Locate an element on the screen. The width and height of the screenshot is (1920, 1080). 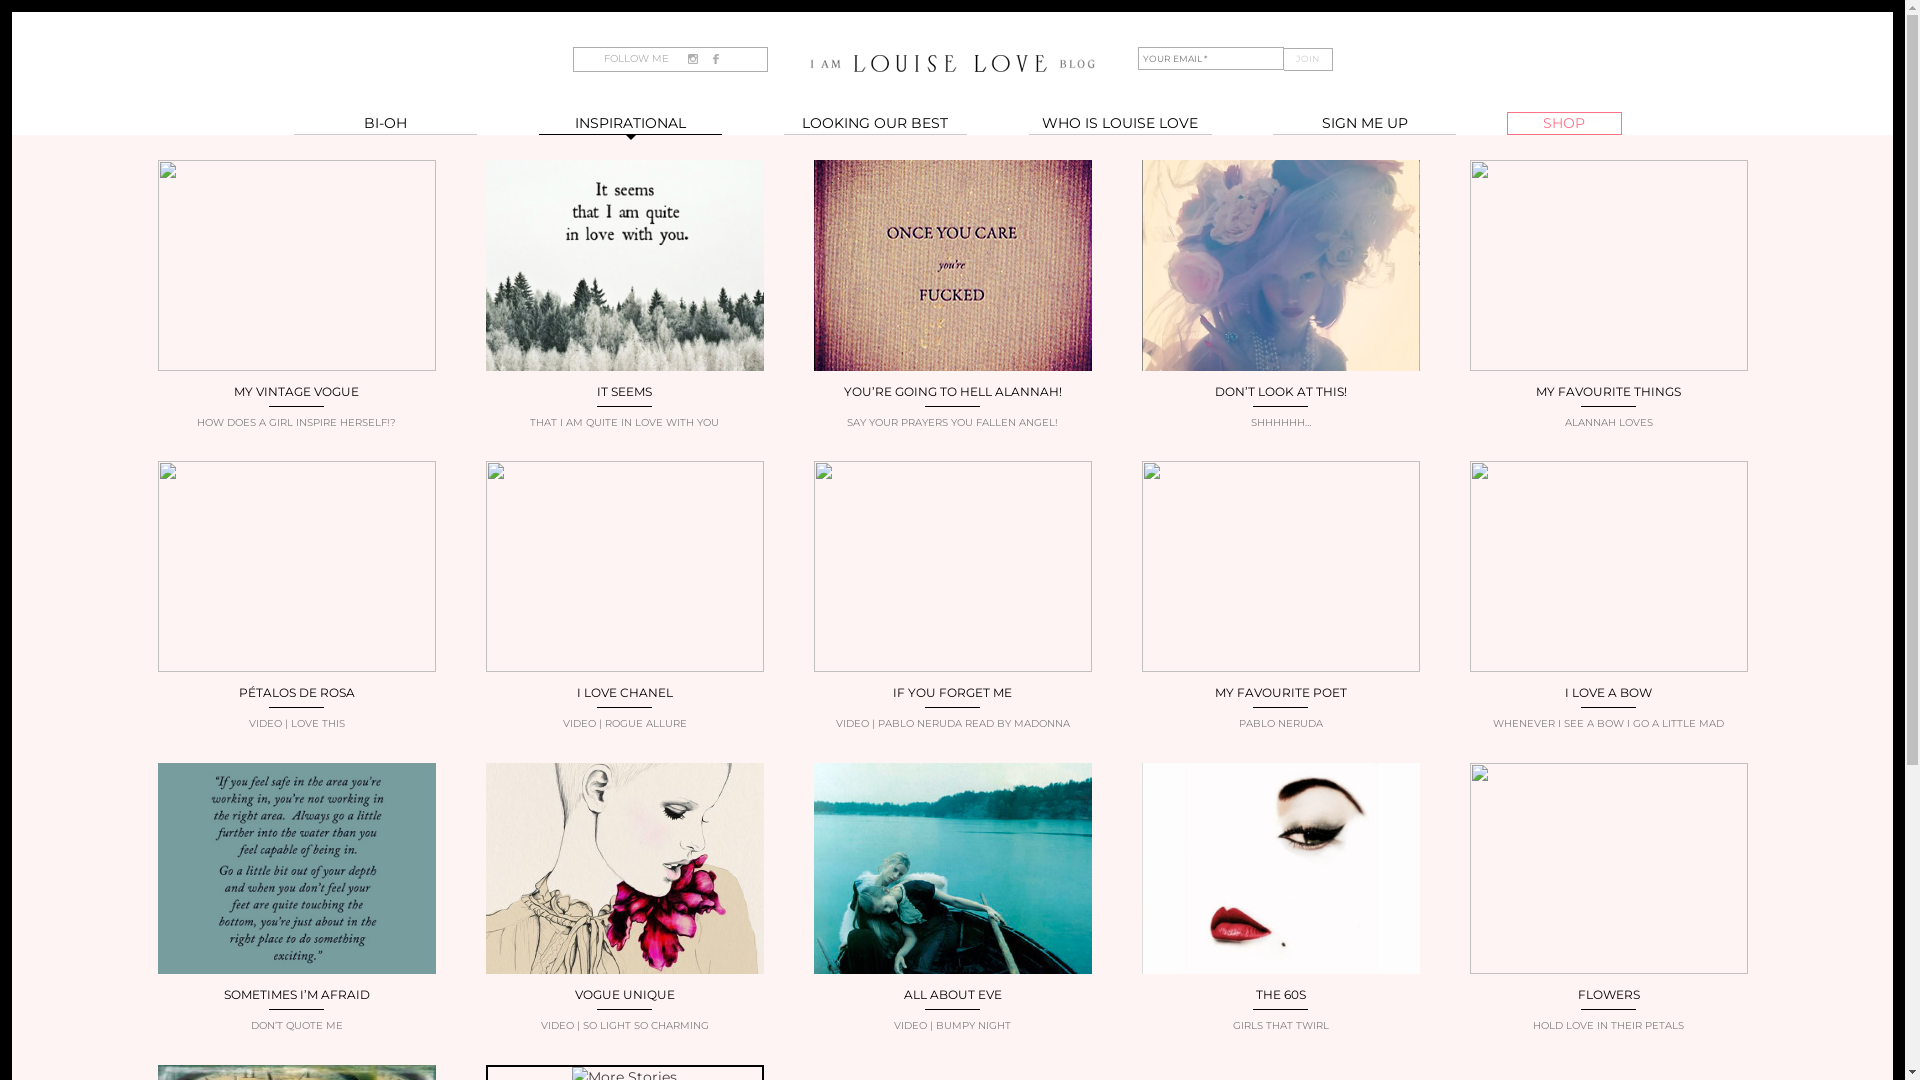
'SHOP' is located at coordinates (1563, 123).